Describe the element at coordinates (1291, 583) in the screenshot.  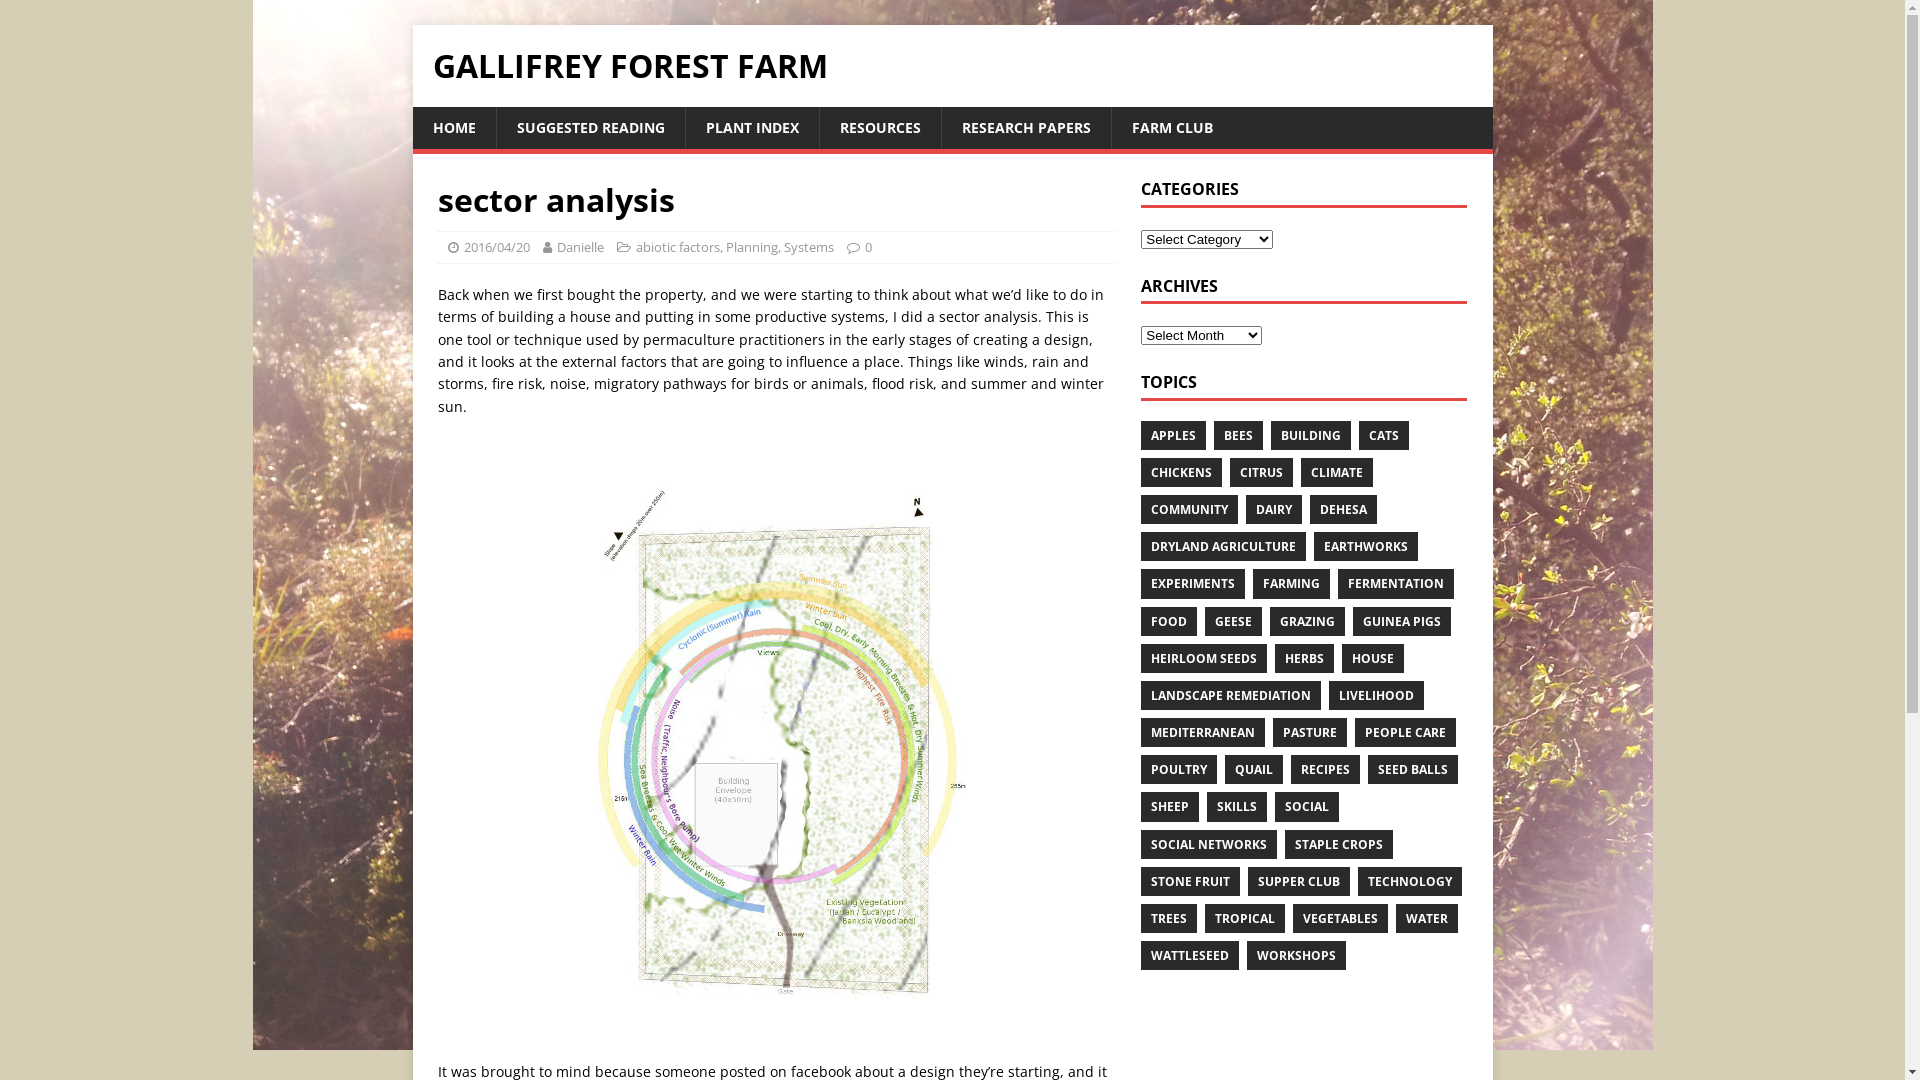
I see `'FARMING'` at that location.